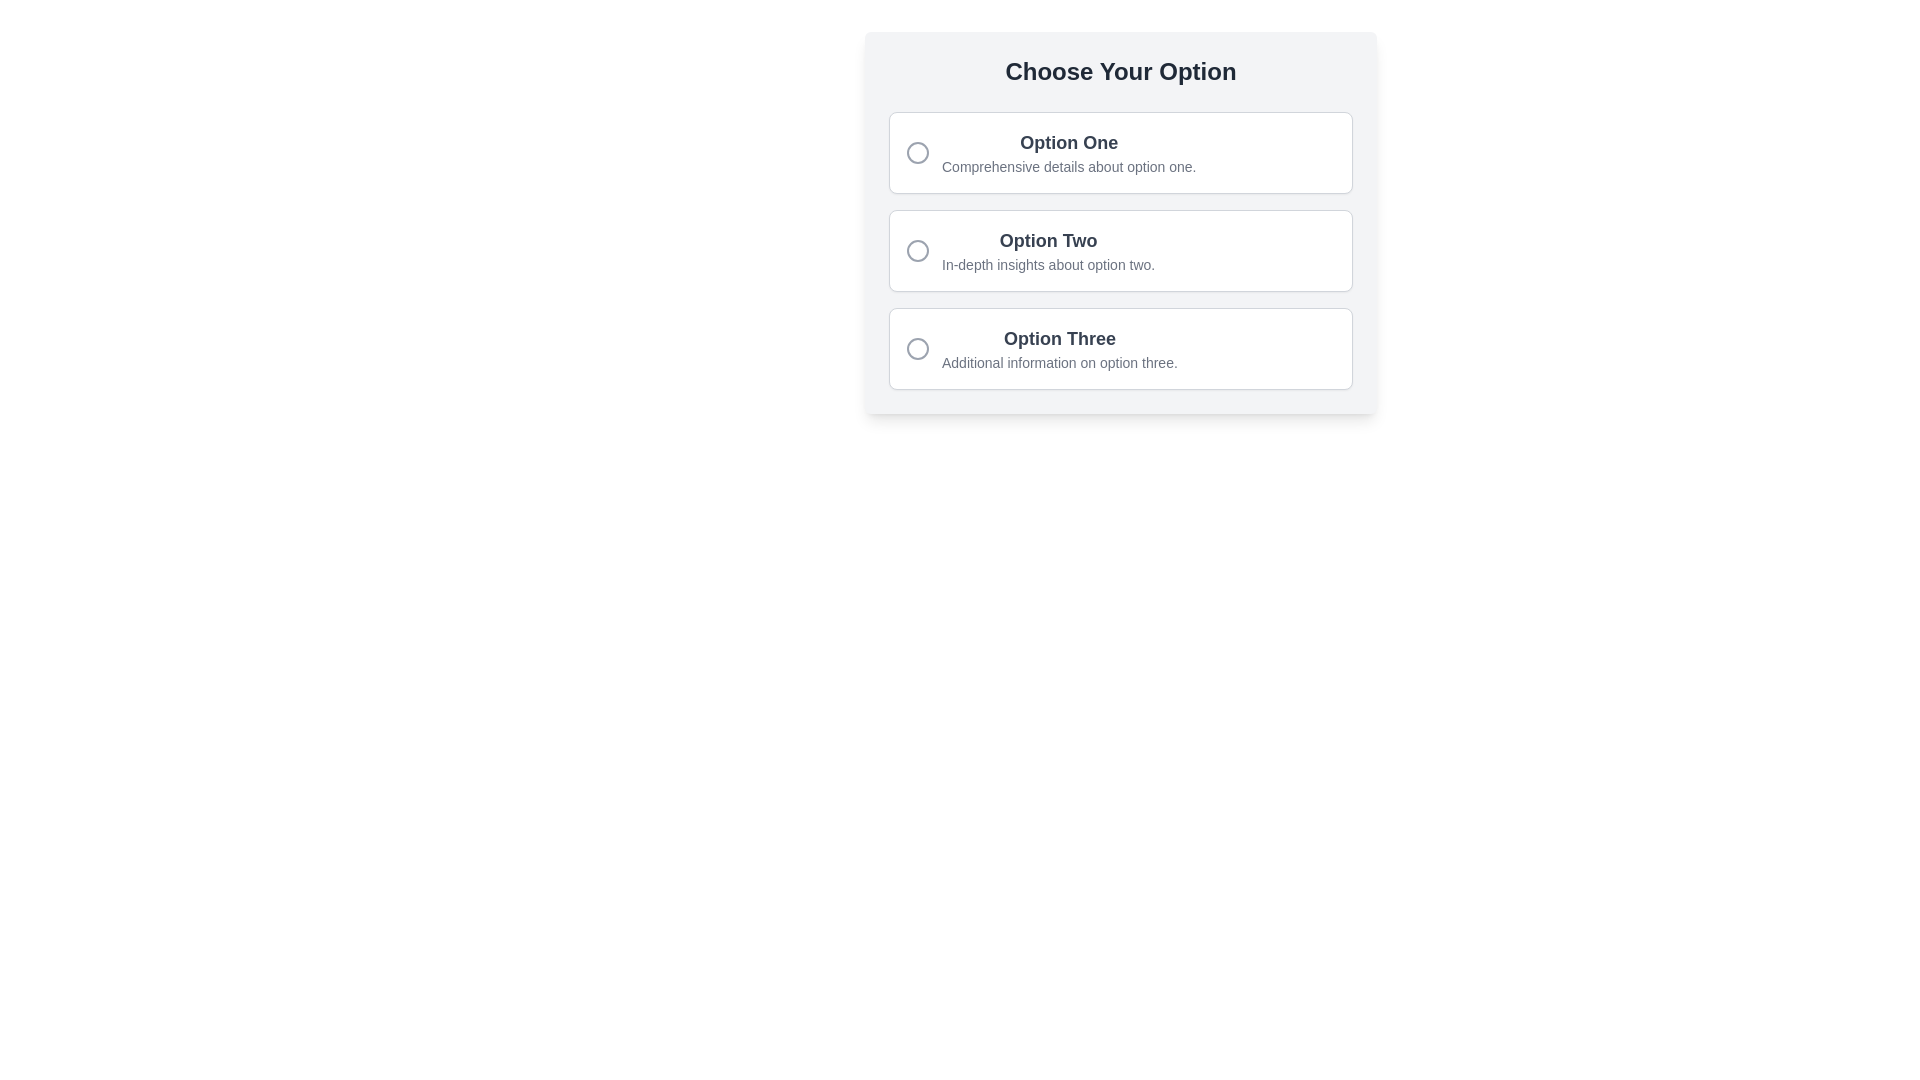 The width and height of the screenshot is (1920, 1080). I want to click on the radio button associated with 'Option One', so click(916, 152).